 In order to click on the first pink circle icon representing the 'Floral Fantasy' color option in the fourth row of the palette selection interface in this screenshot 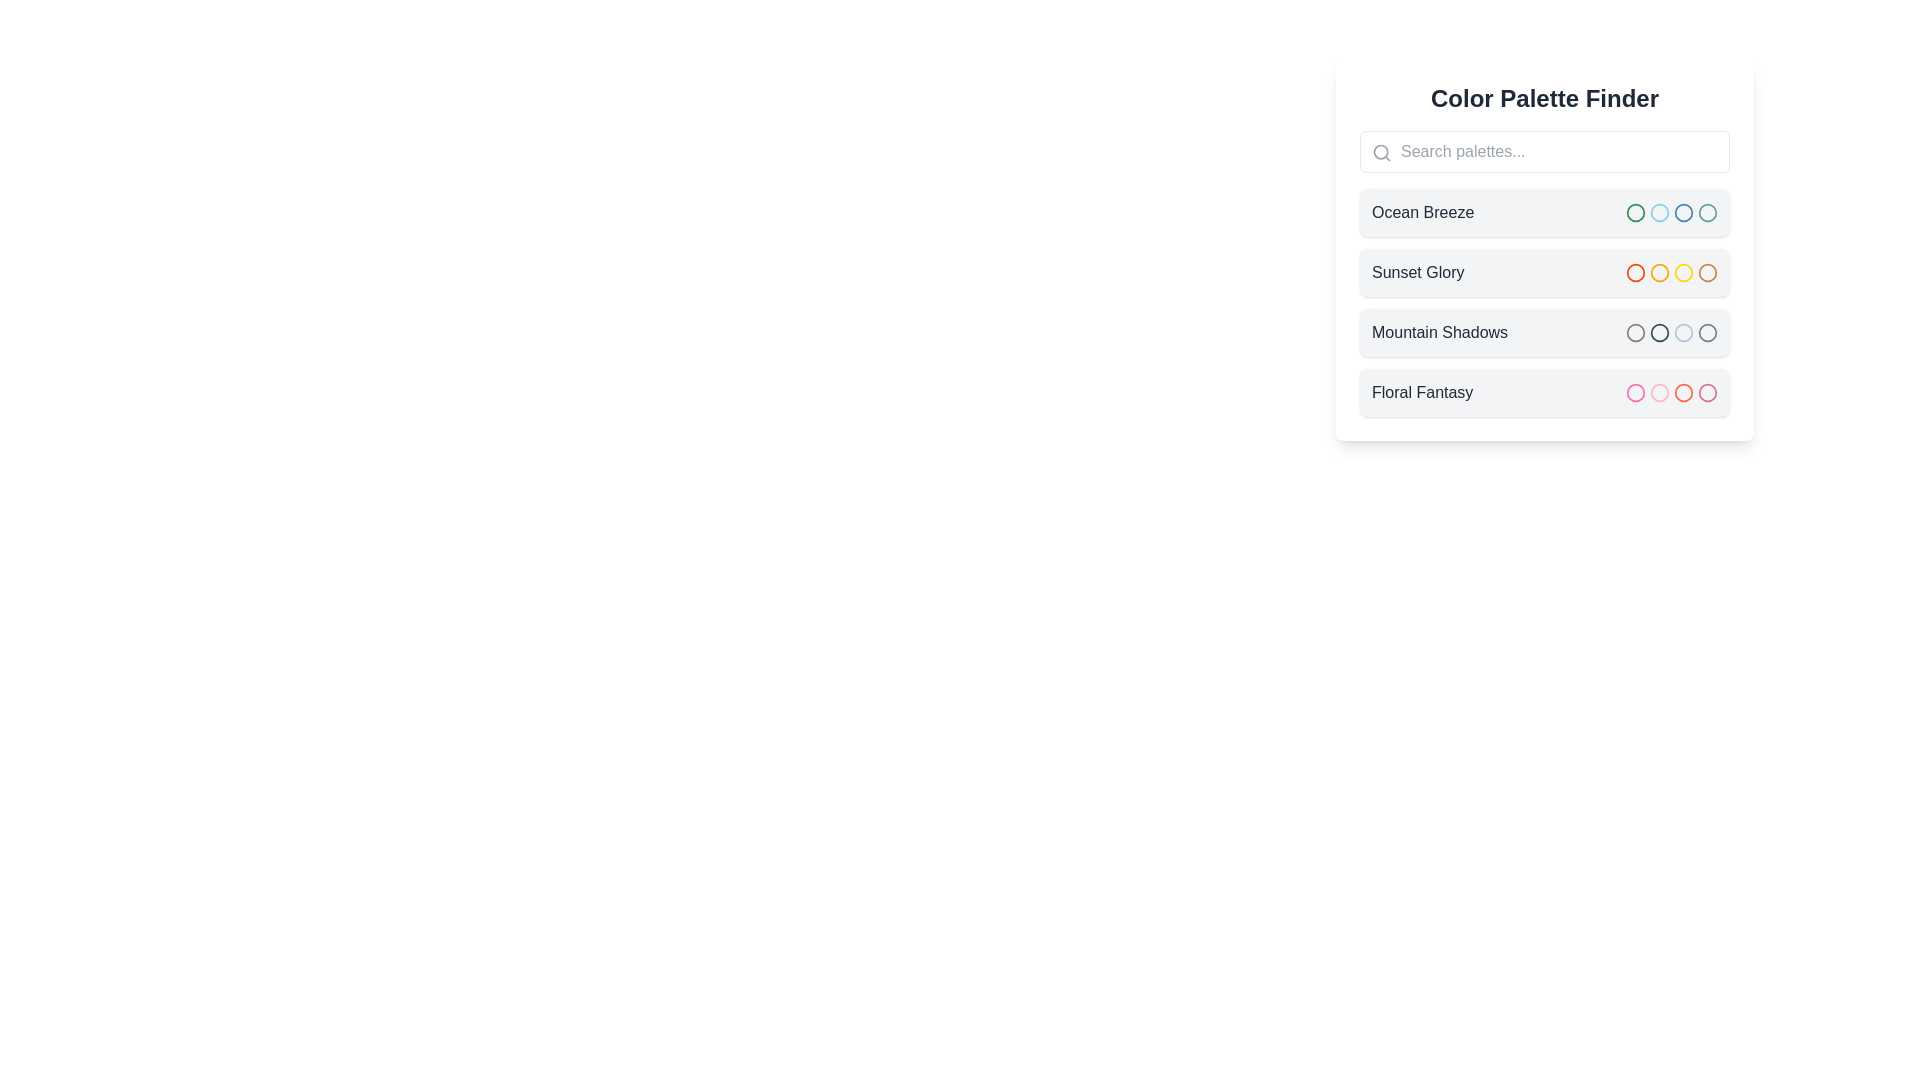, I will do `click(1636, 393)`.